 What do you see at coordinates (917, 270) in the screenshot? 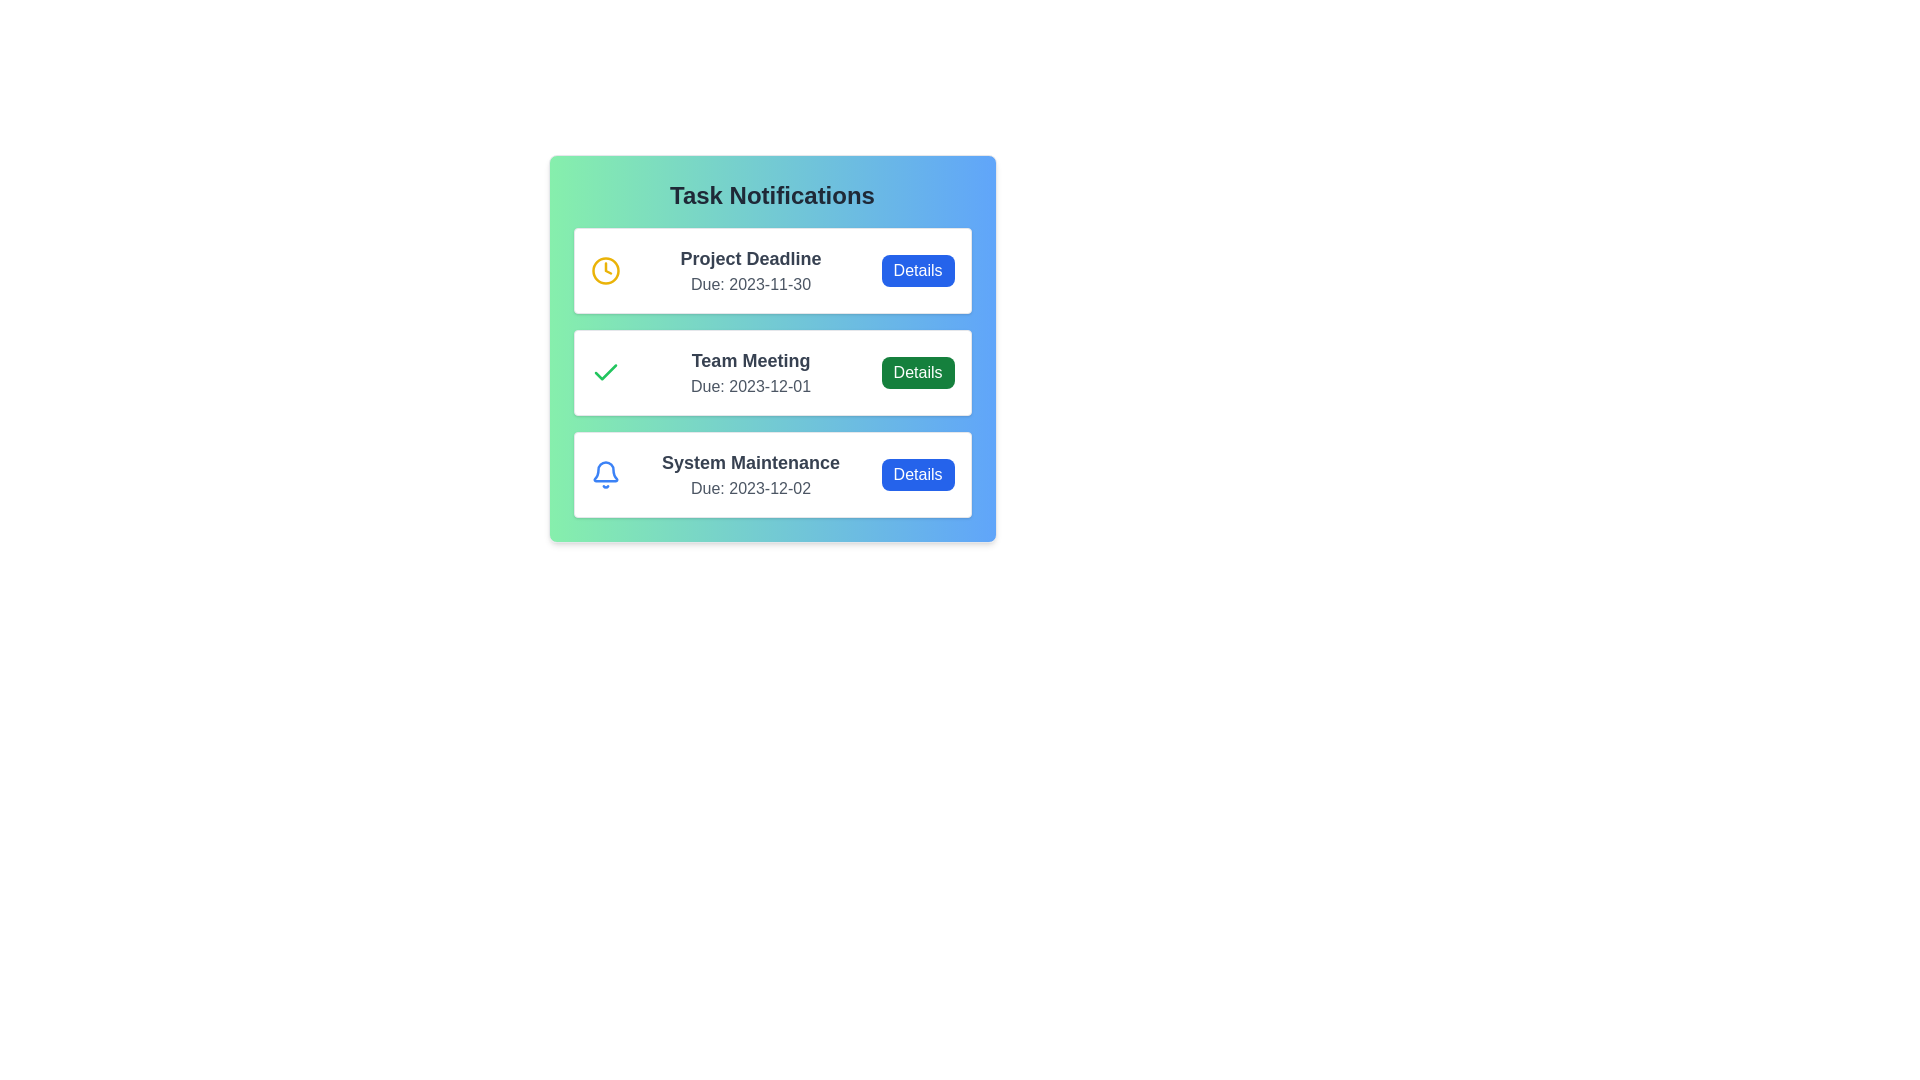
I see `the 'Details' button for the task 'Project Deadline'` at bounding box center [917, 270].